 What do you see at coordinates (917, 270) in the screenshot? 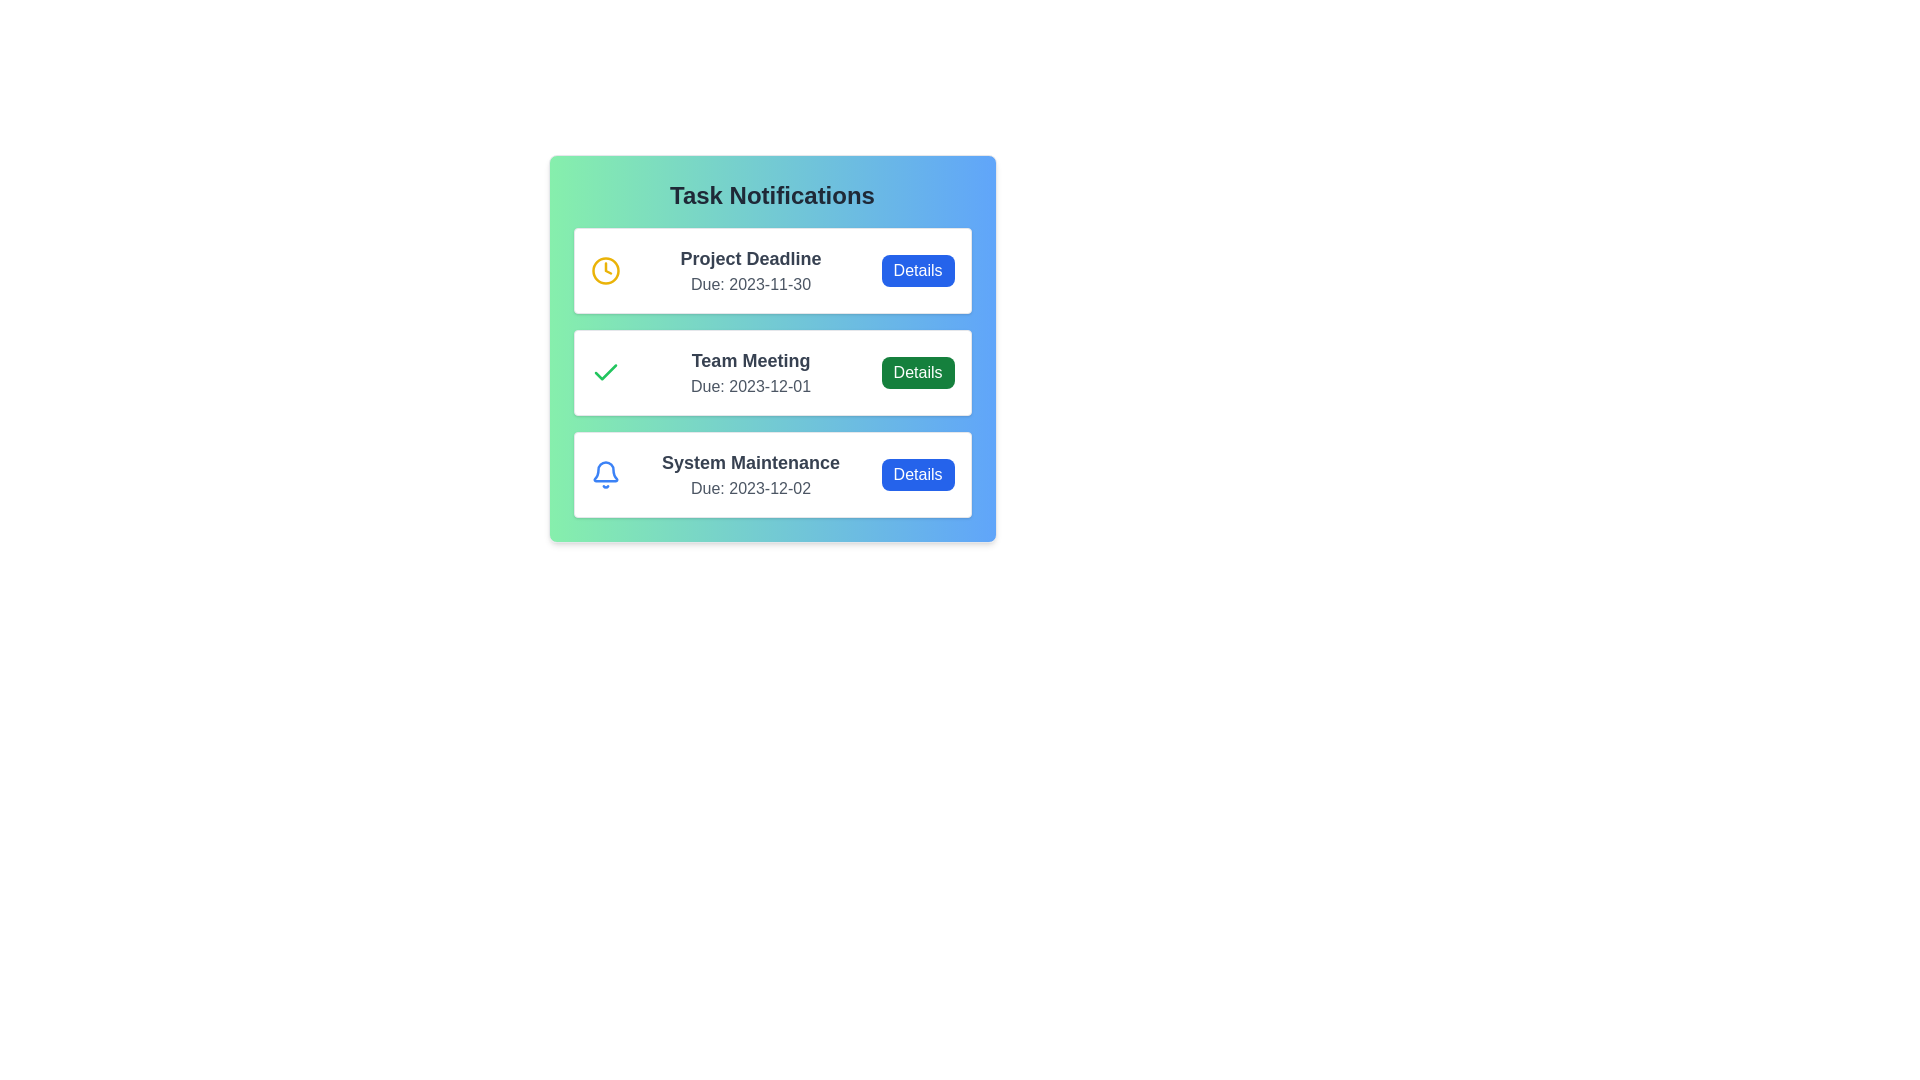
I see `the 'Details' button for the task 'Project Deadline'` at bounding box center [917, 270].